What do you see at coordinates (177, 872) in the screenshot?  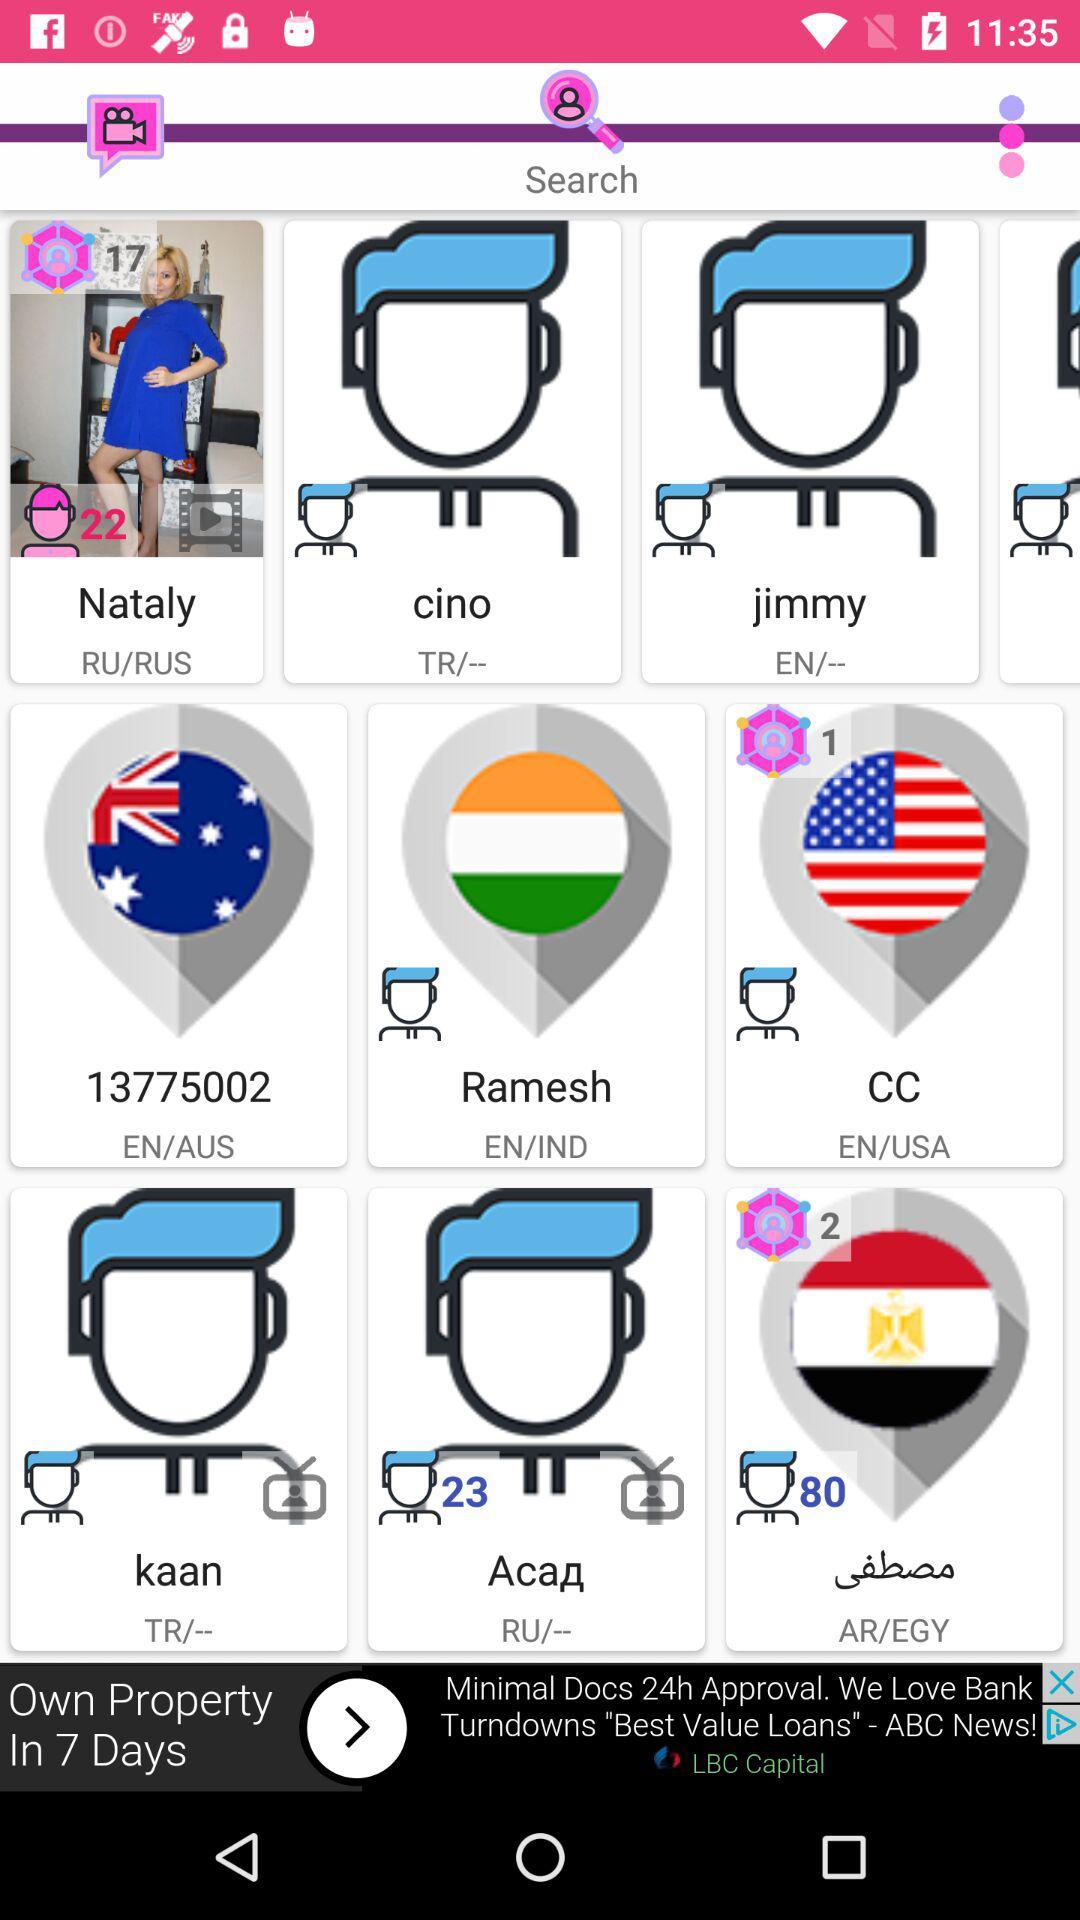 I see `theme option` at bounding box center [177, 872].